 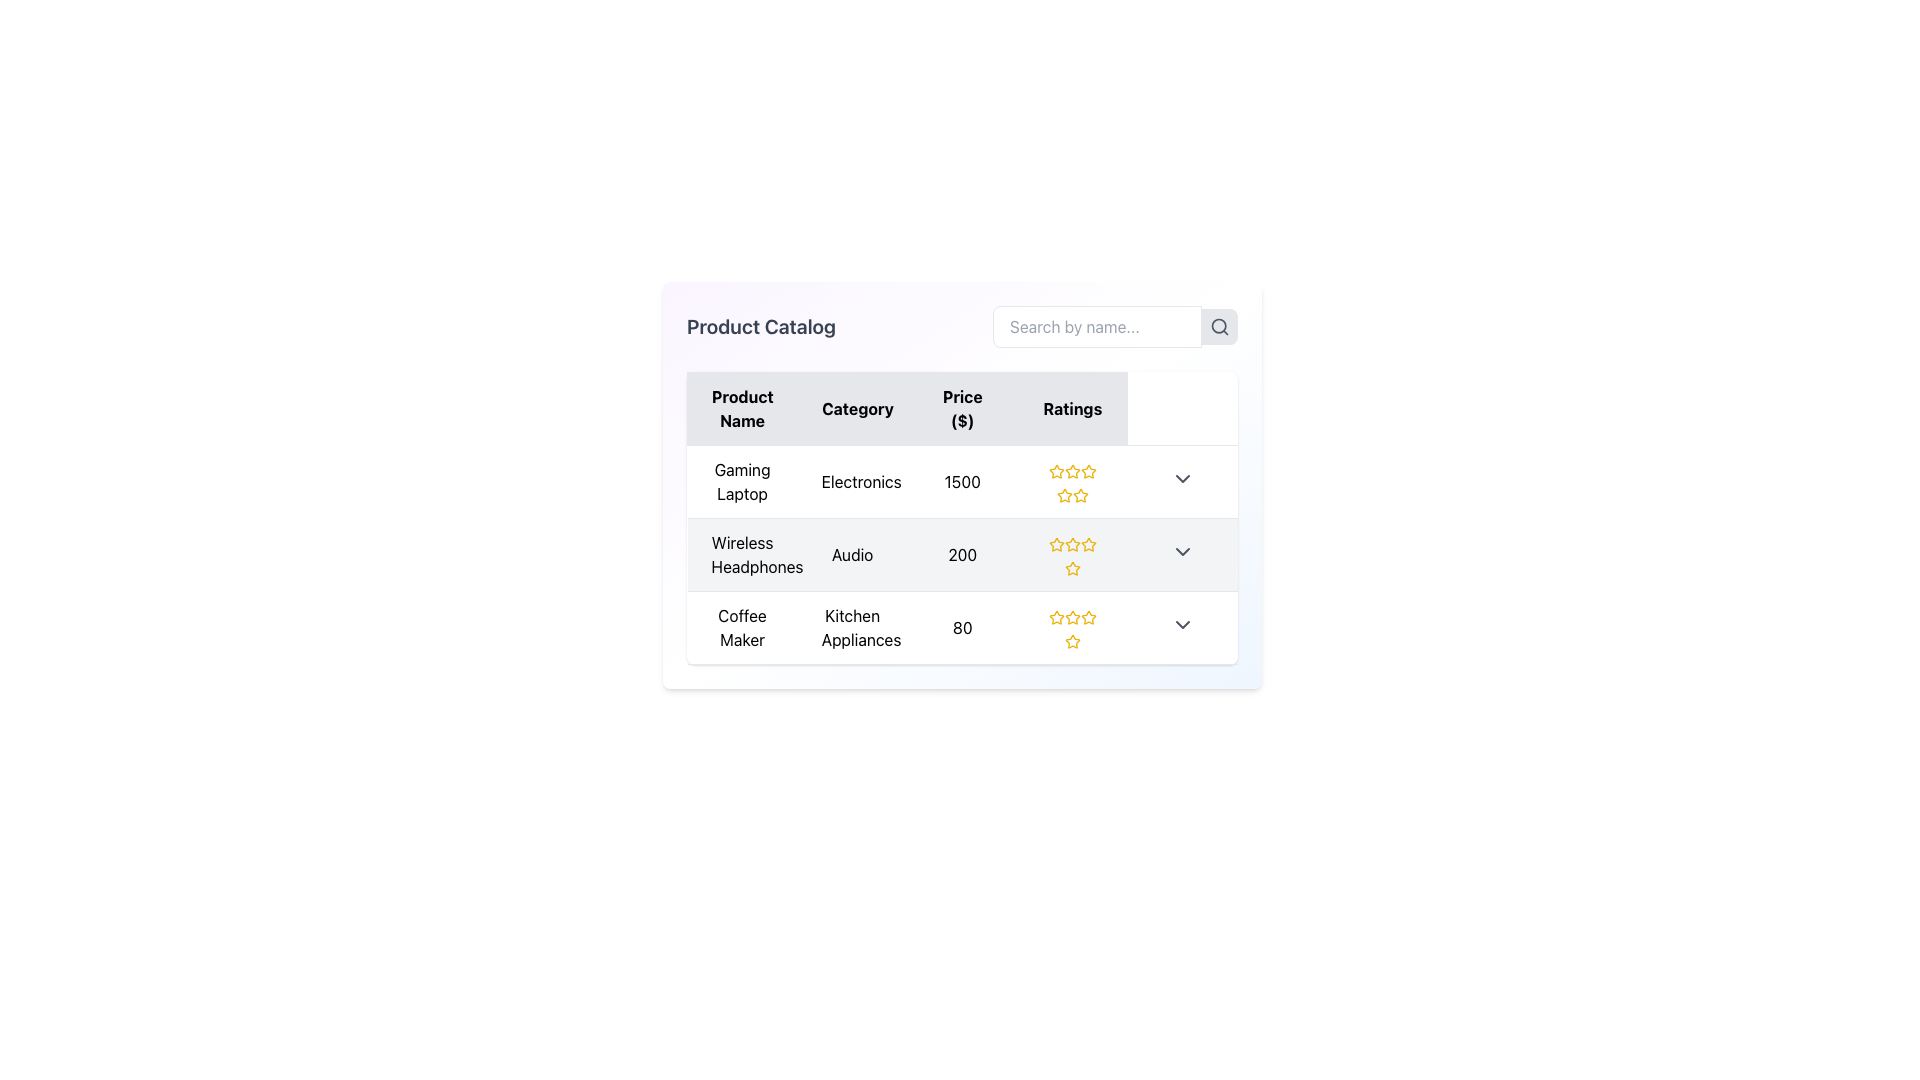 I want to click on the third star icon in the ratings section for 'Coffee Maker', so click(x=1071, y=616).